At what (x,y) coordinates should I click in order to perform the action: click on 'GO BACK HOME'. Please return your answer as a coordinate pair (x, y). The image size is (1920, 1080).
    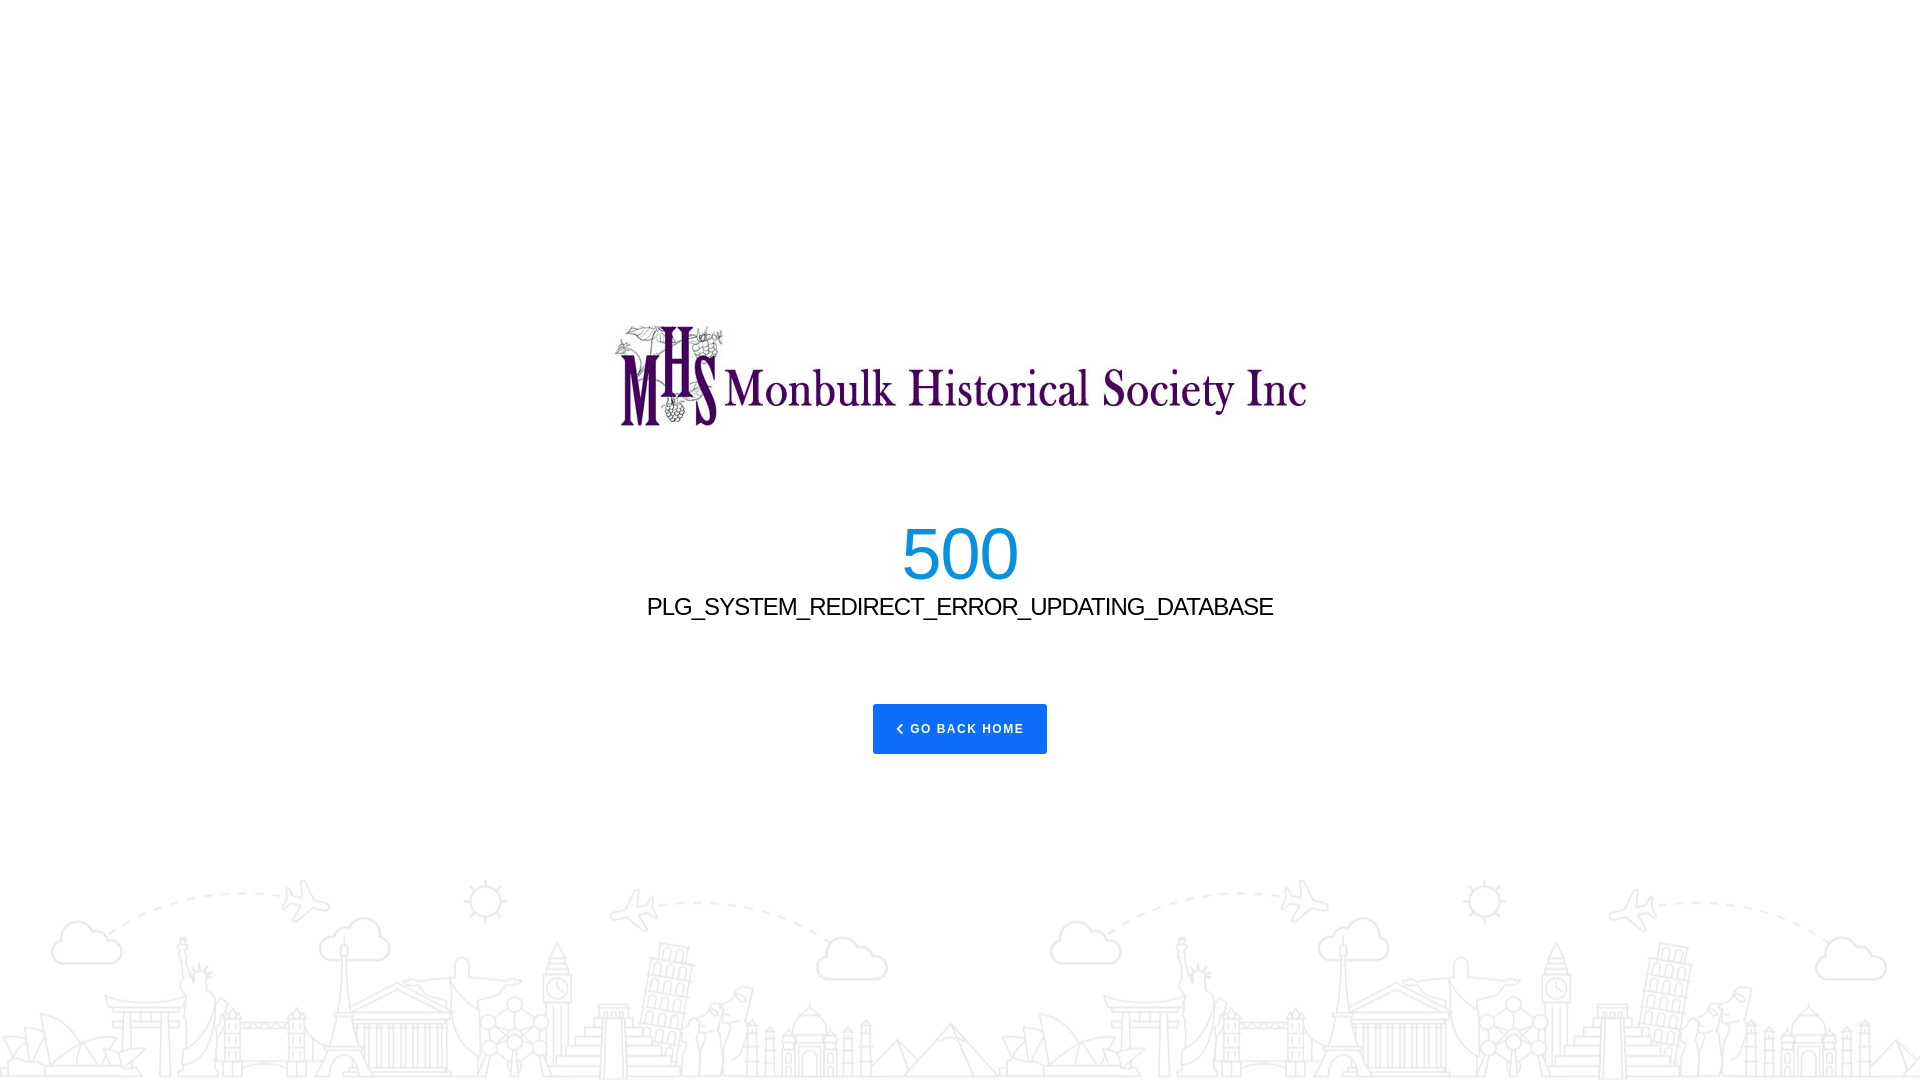
    Looking at the image, I should click on (960, 729).